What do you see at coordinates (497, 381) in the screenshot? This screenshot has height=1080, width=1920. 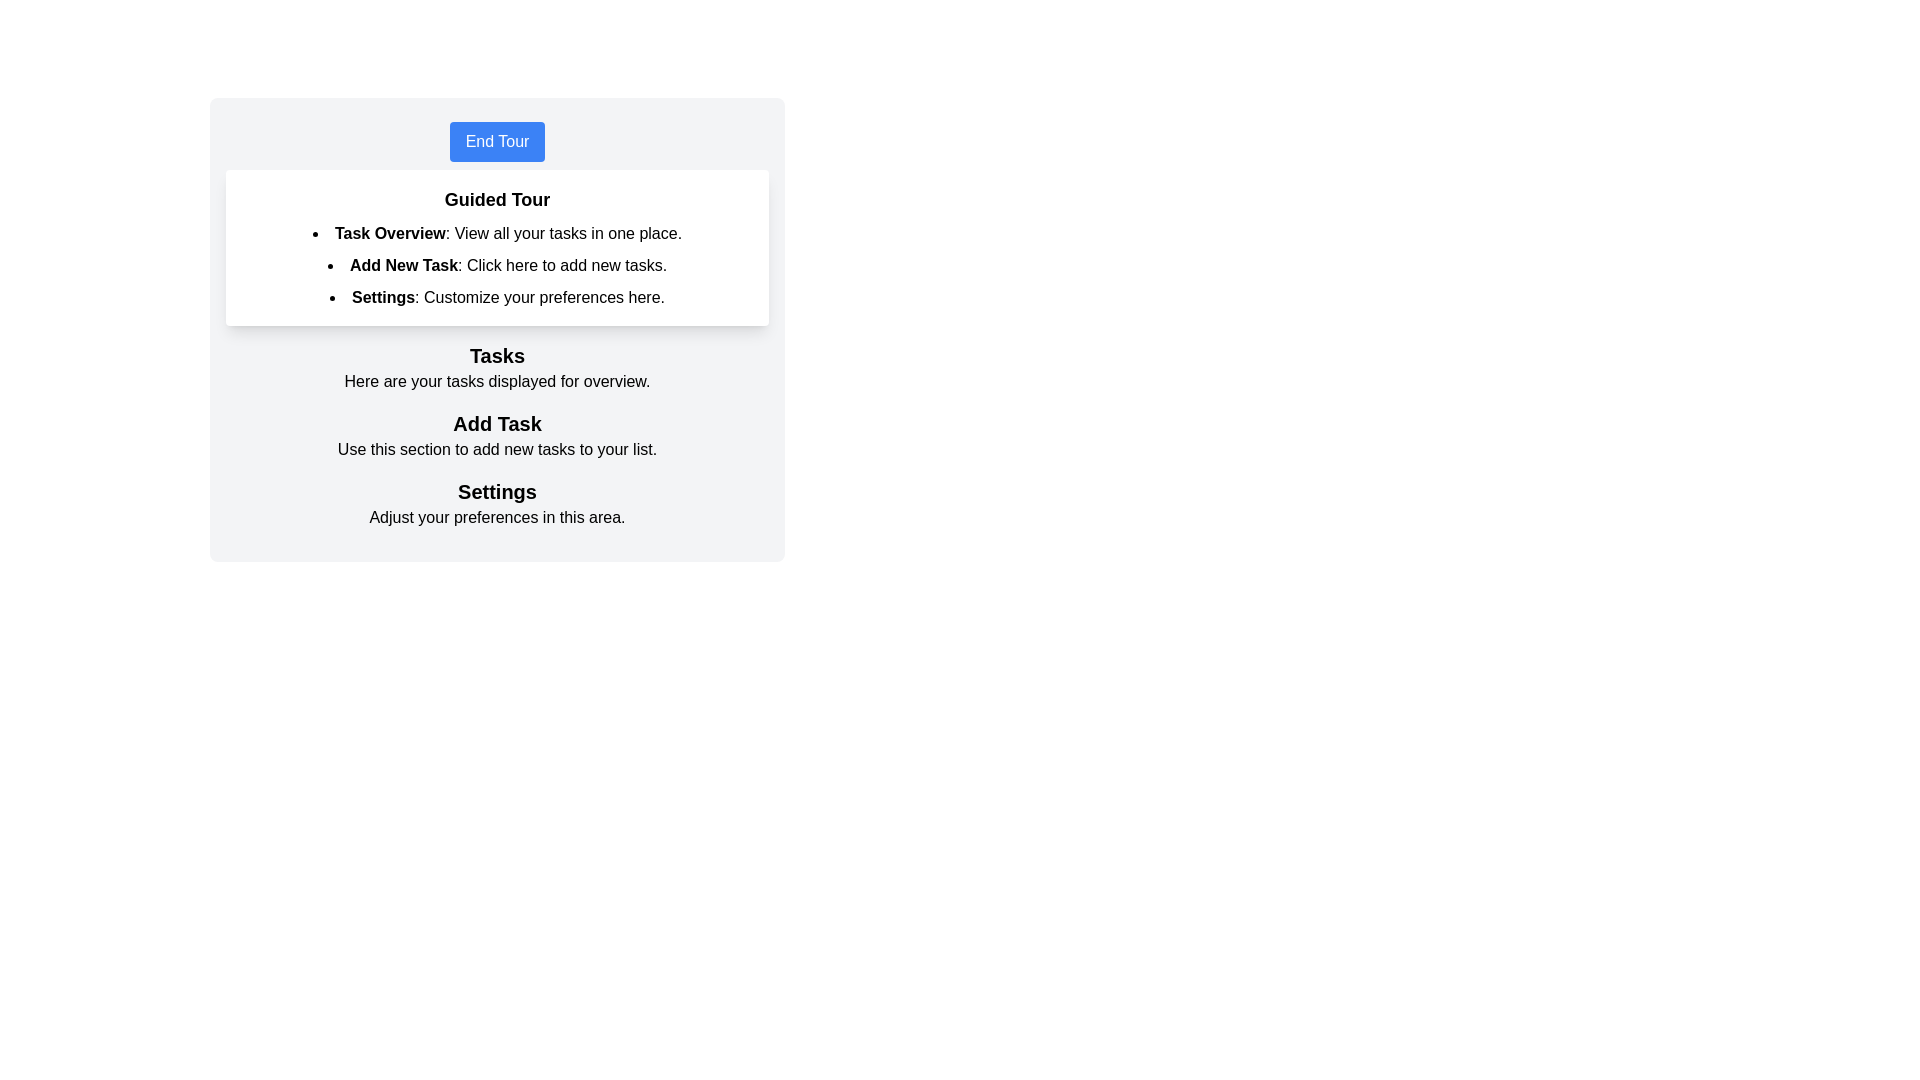 I see `the descriptive text that states 'Here are your tasks displayed for overview.' which is positioned directly below the title 'Tasks'` at bounding box center [497, 381].